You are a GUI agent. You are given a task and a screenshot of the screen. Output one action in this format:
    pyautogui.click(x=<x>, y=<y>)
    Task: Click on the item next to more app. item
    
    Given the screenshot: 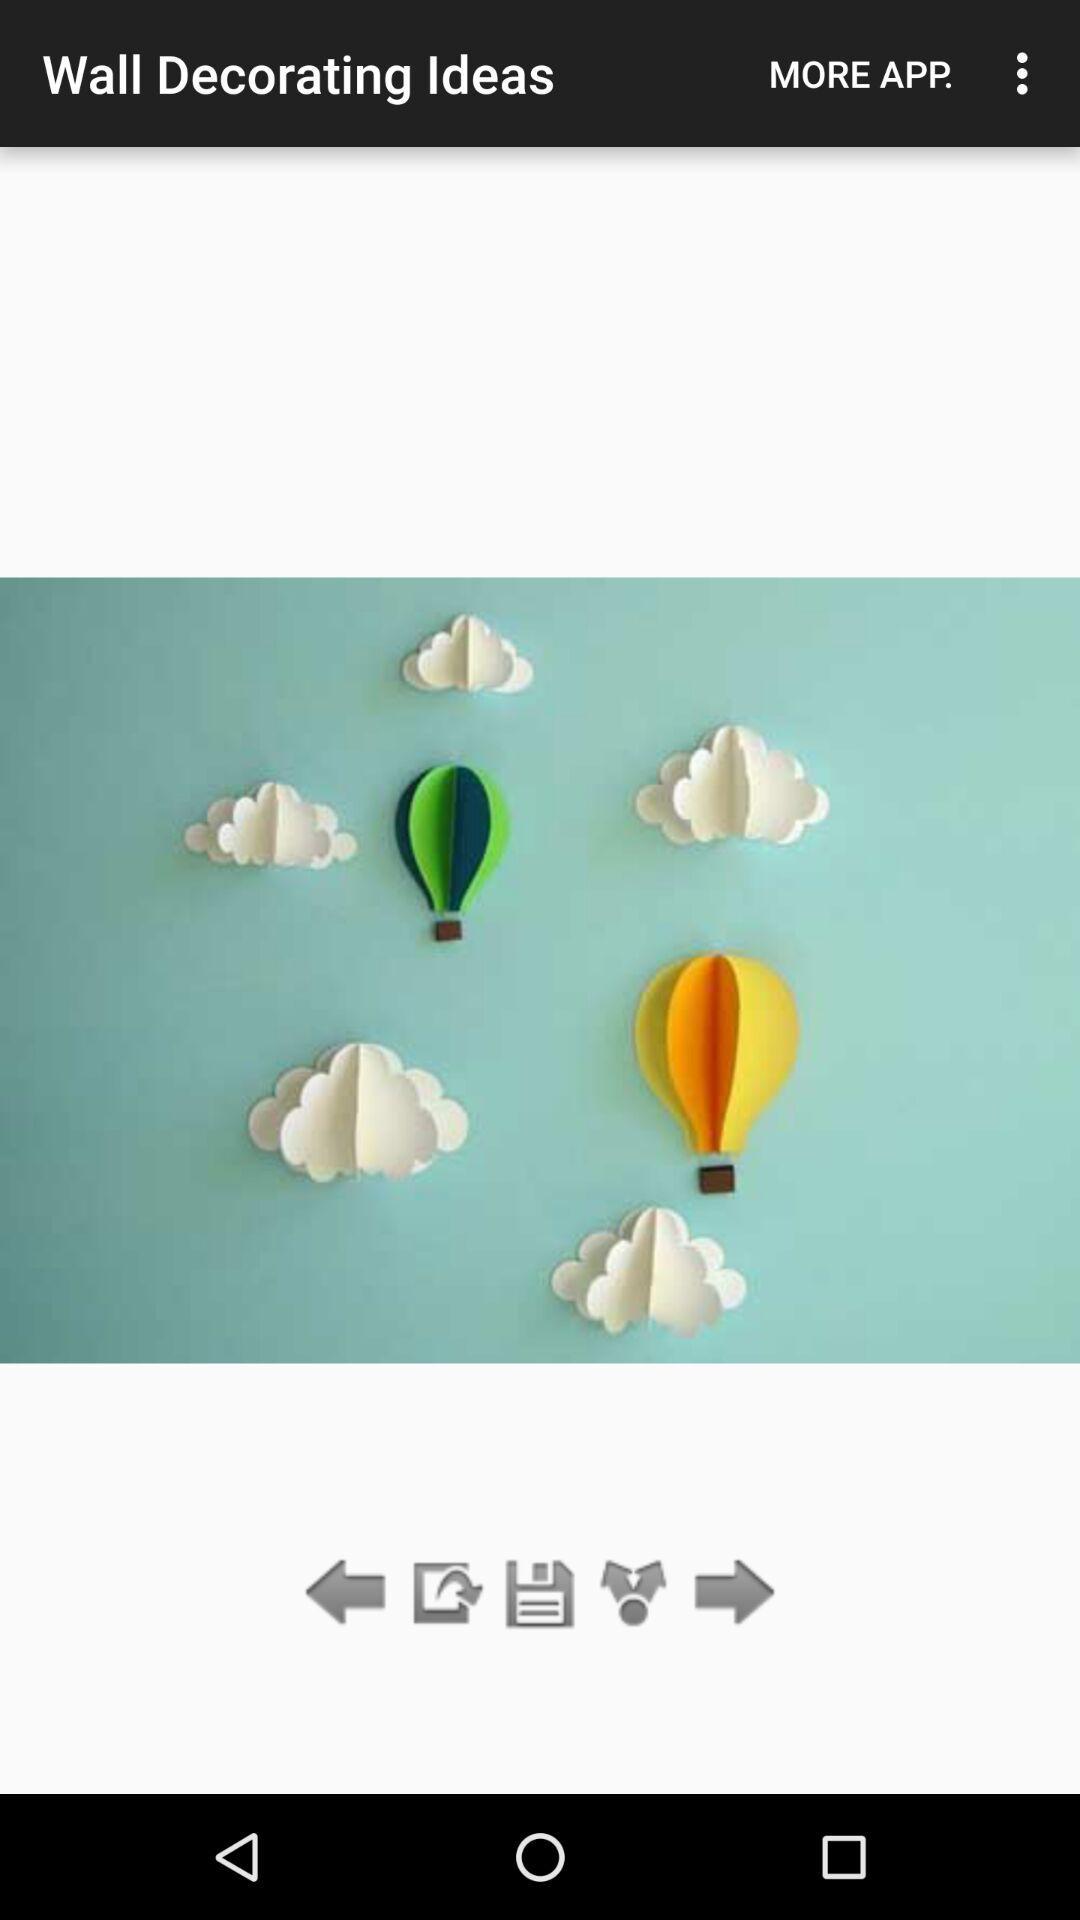 What is the action you would take?
    pyautogui.click(x=1027, y=73)
    